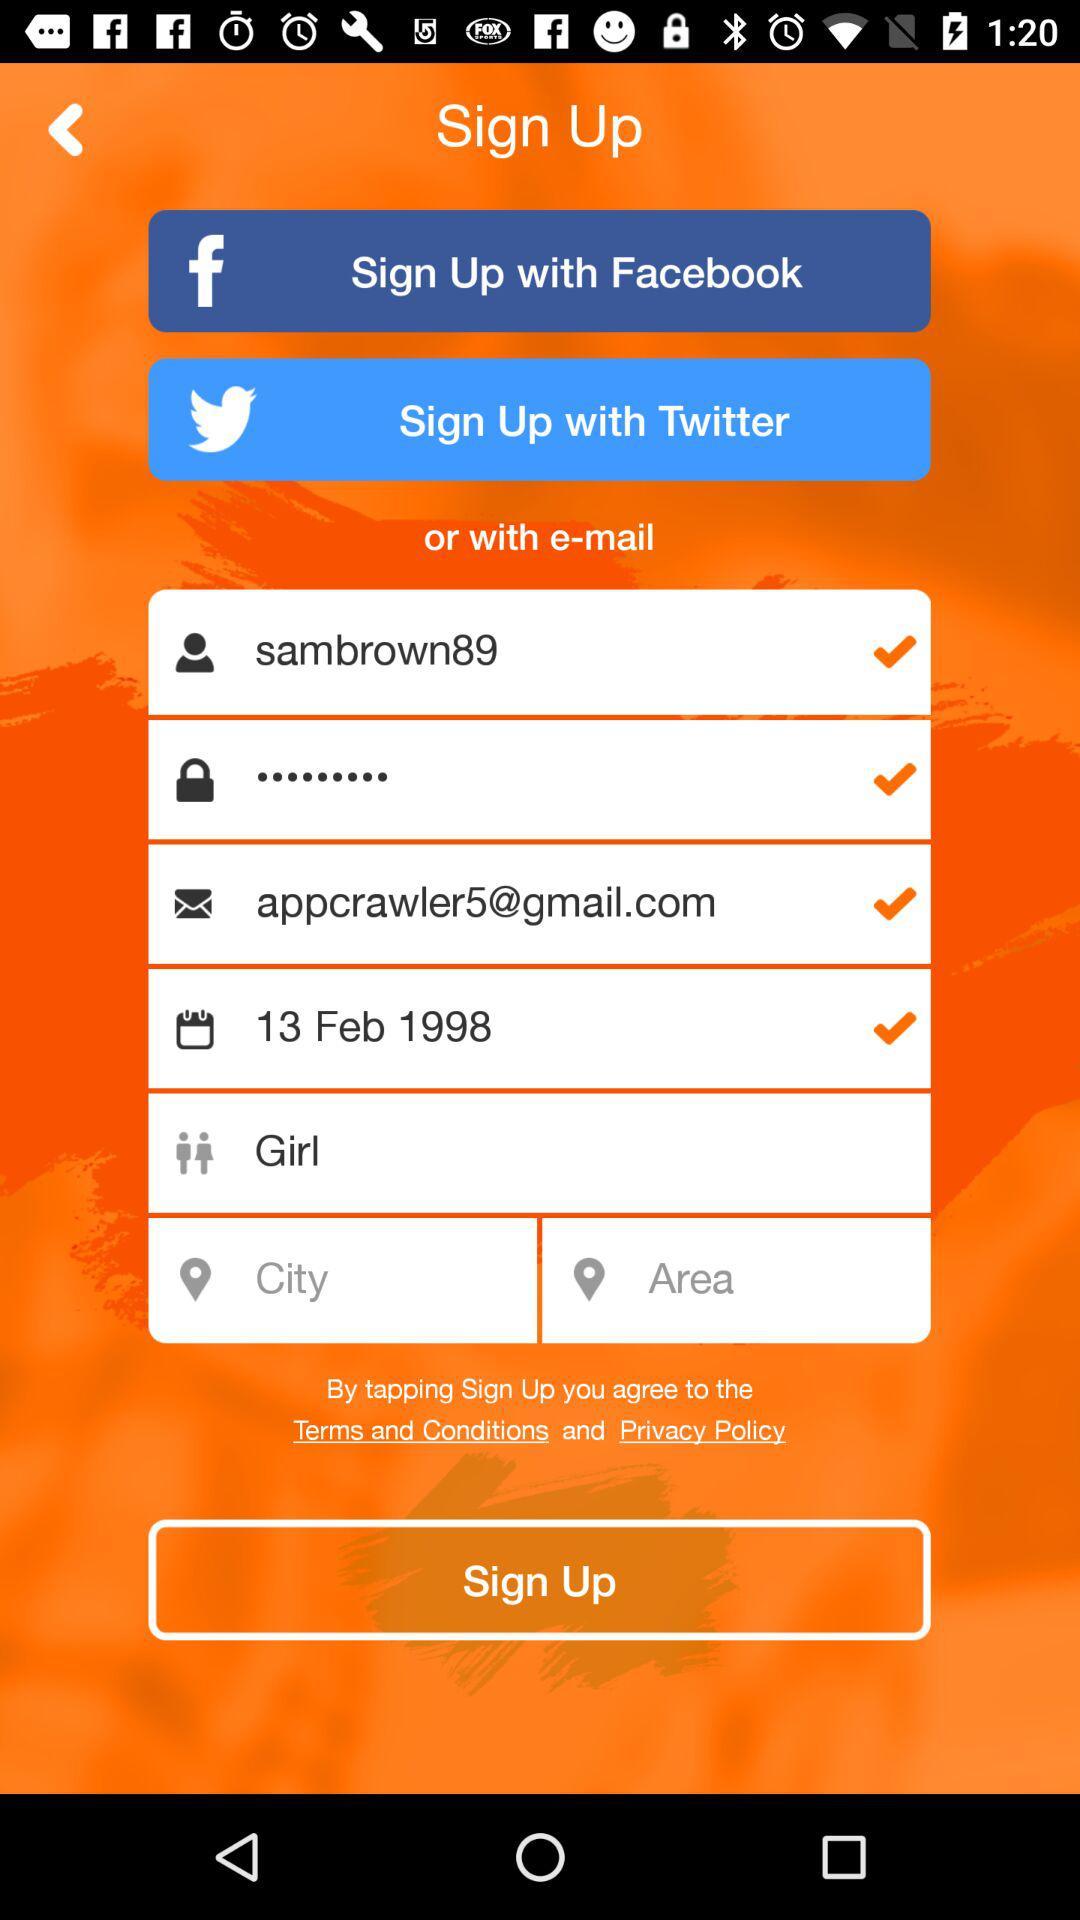  What do you see at coordinates (701, 1430) in the screenshot?
I see `the icon to the right of and icon` at bounding box center [701, 1430].